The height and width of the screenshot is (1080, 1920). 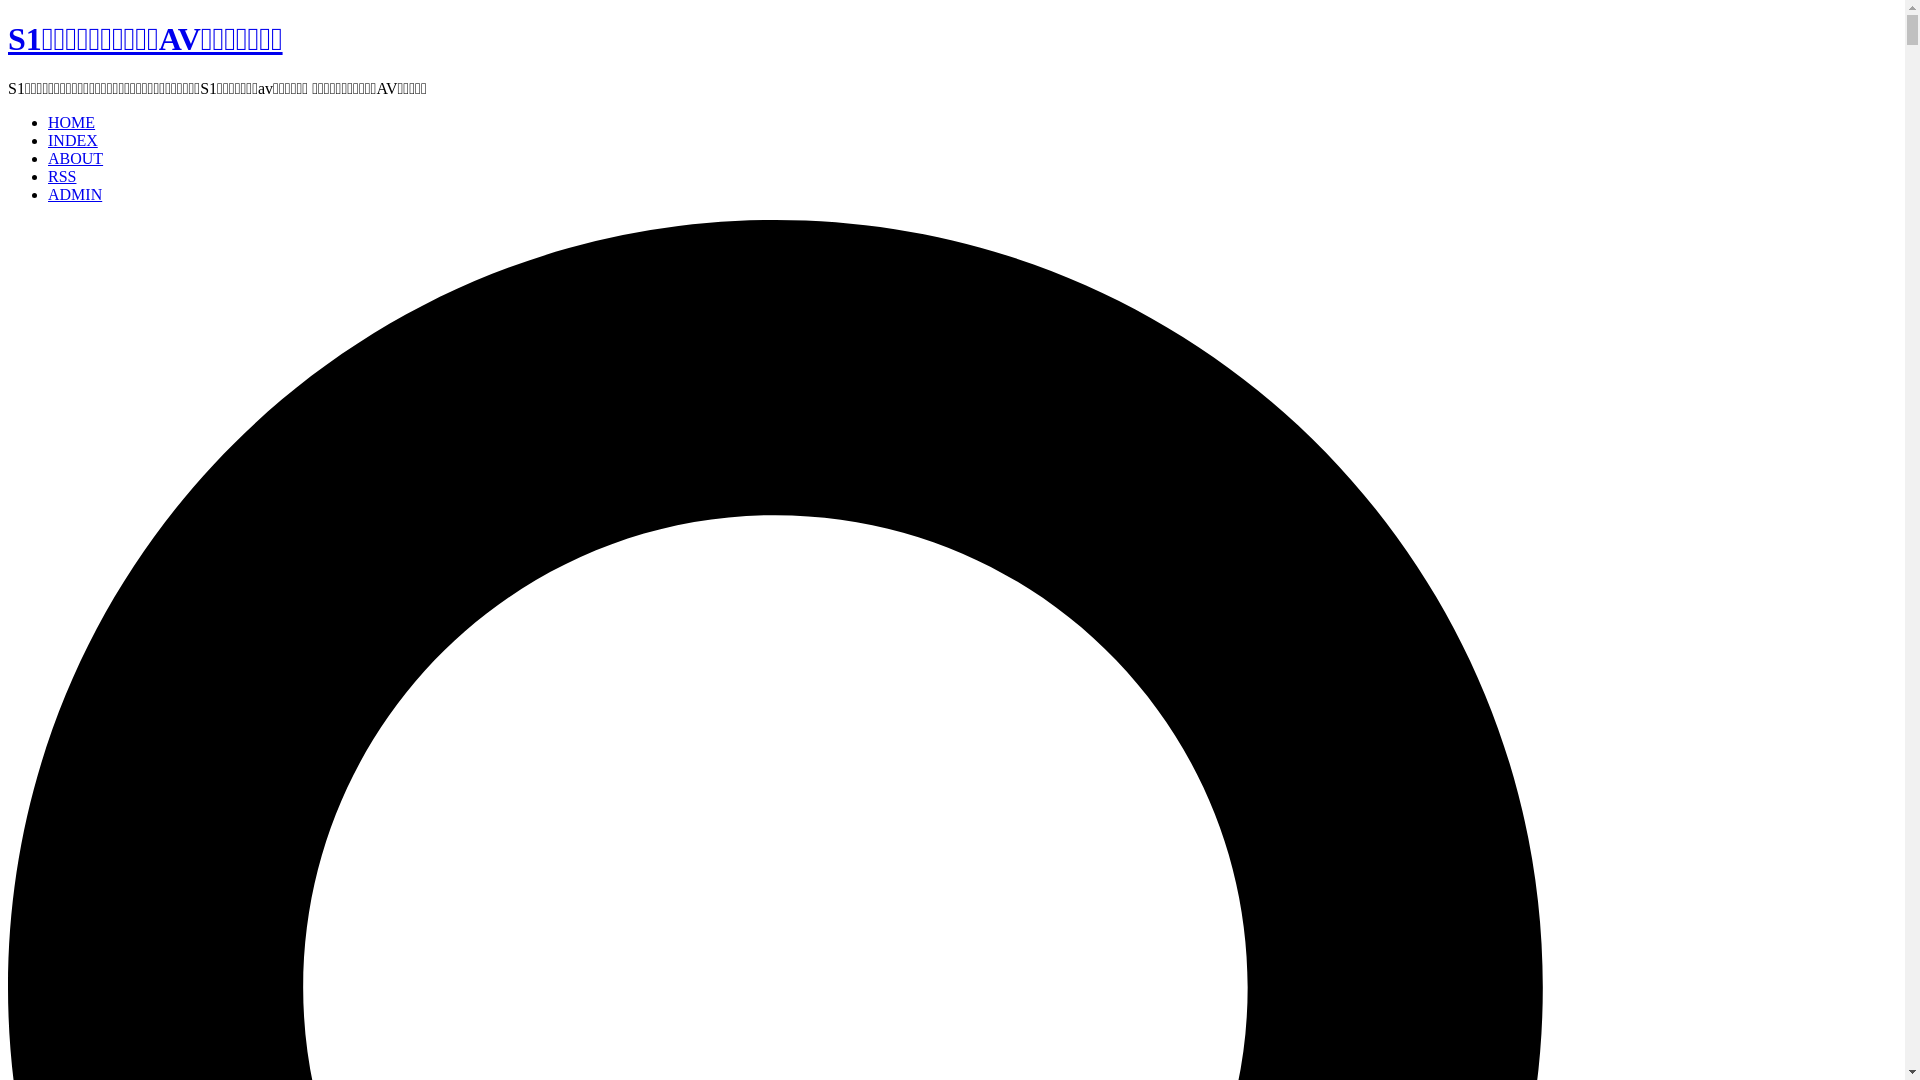 What do you see at coordinates (75, 157) in the screenshot?
I see `'ABOUT'` at bounding box center [75, 157].